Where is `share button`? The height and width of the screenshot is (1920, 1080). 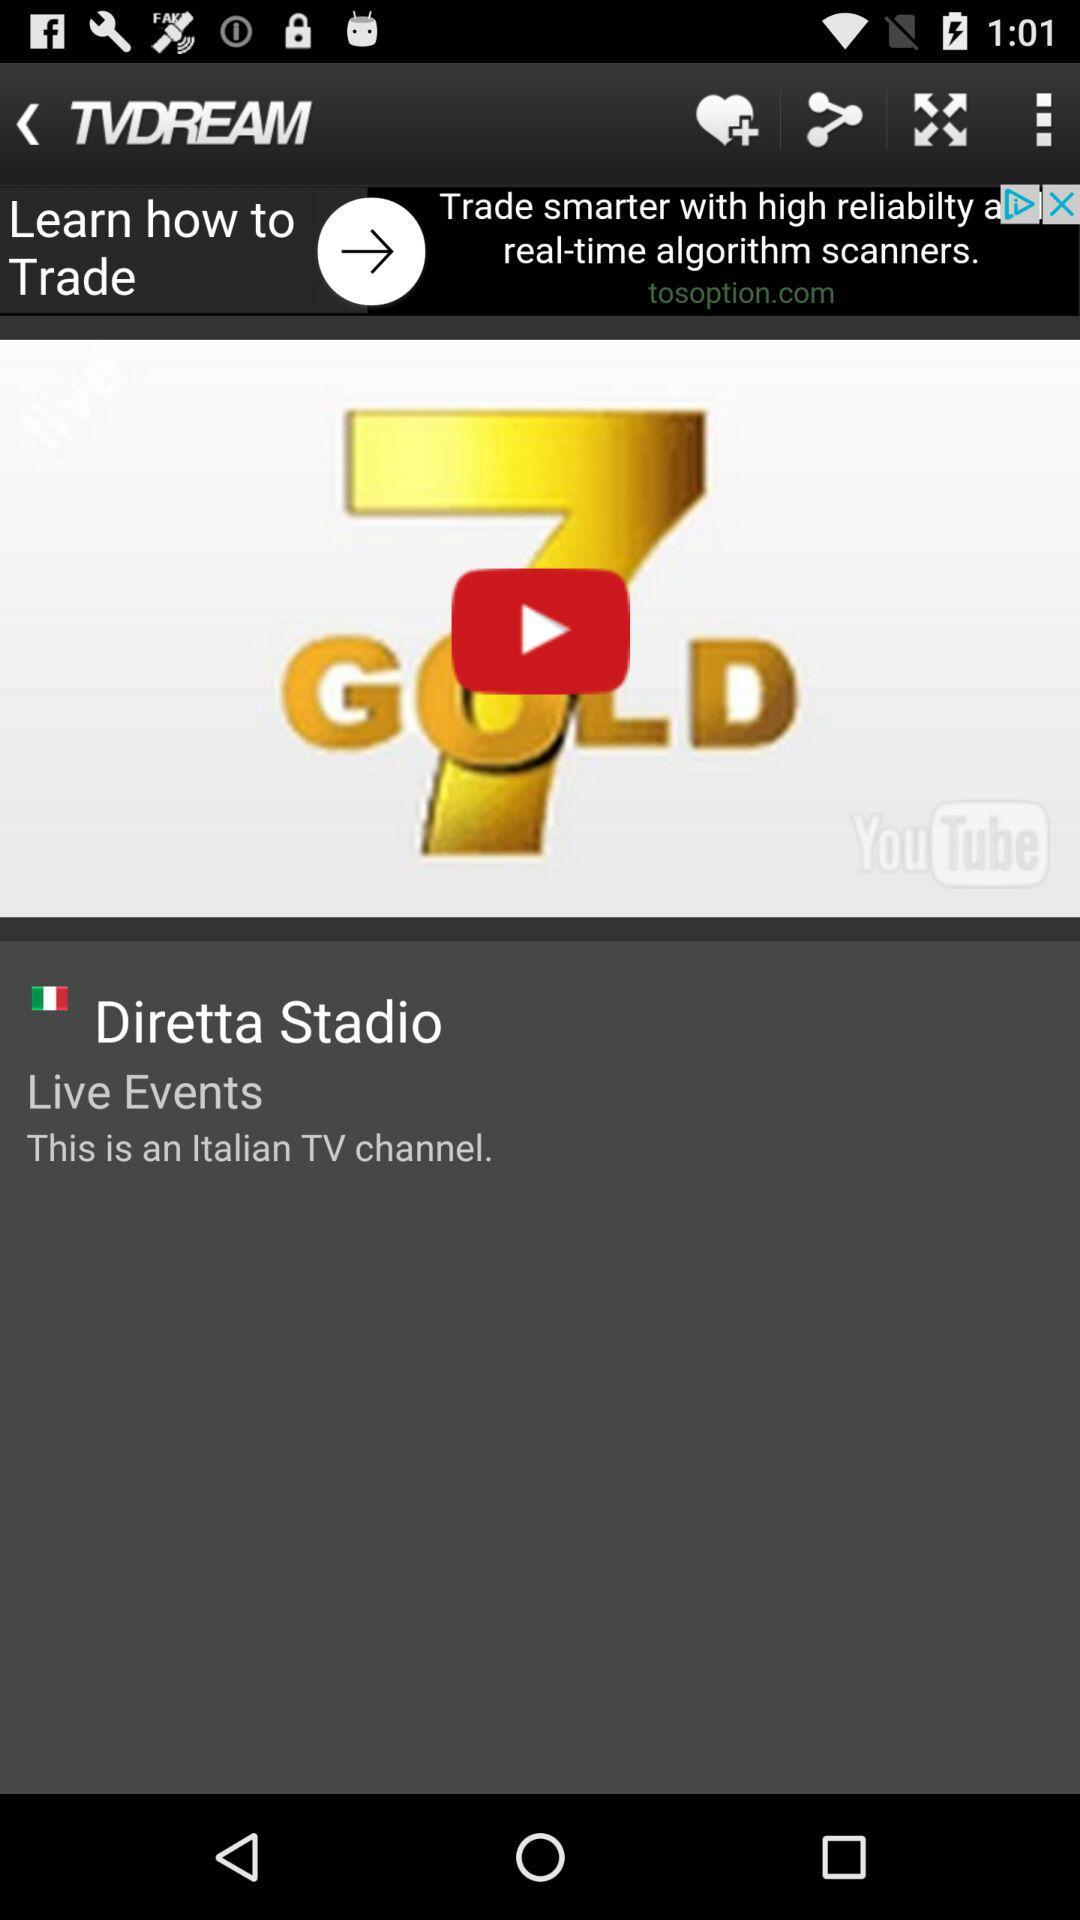
share button is located at coordinates (833, 118).